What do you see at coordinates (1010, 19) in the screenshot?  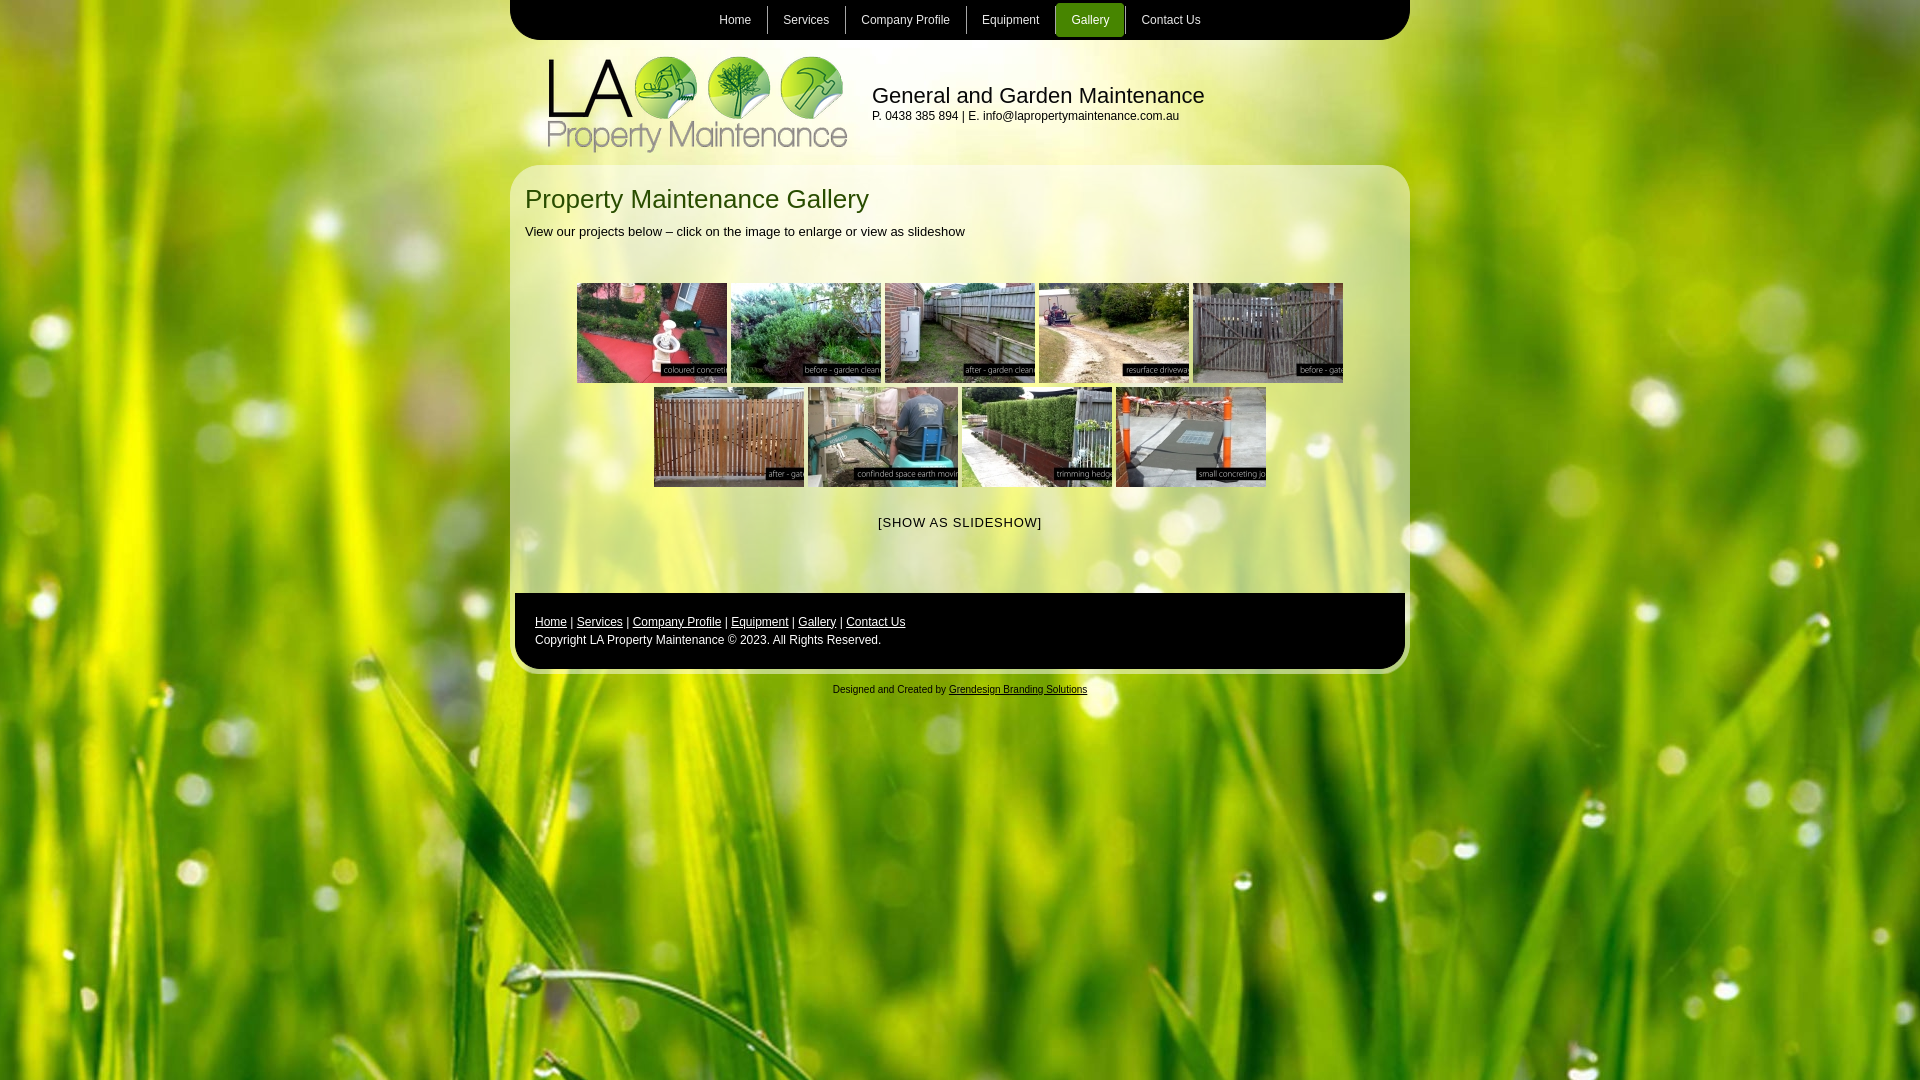 I see `'Equipment'` at bounding box center [1010, 19].